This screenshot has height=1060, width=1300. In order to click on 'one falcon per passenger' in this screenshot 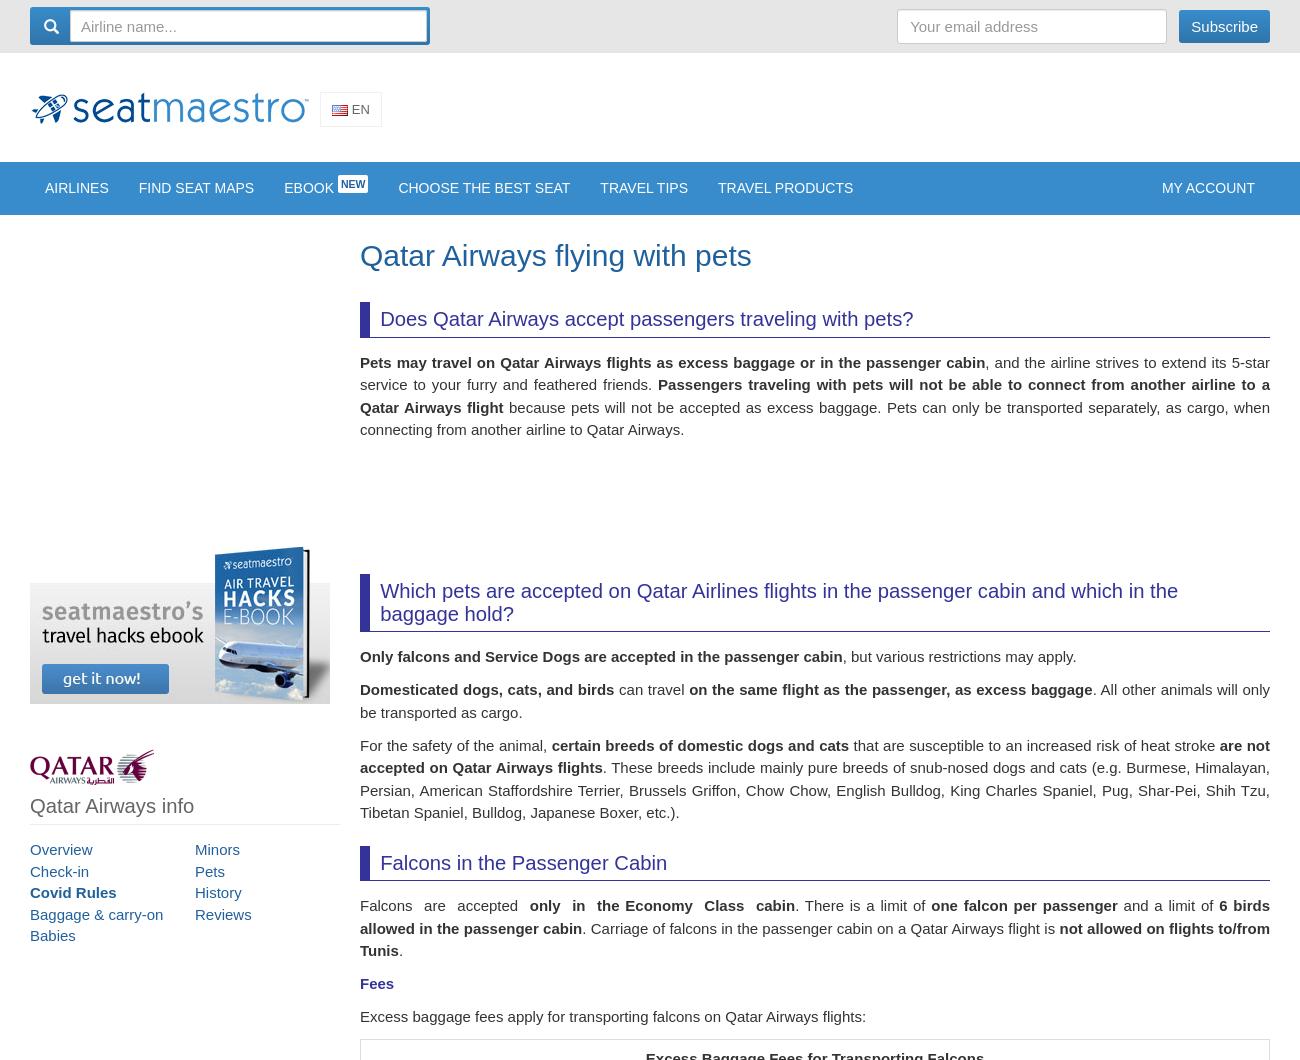, I will do `click(1023, 917)`.